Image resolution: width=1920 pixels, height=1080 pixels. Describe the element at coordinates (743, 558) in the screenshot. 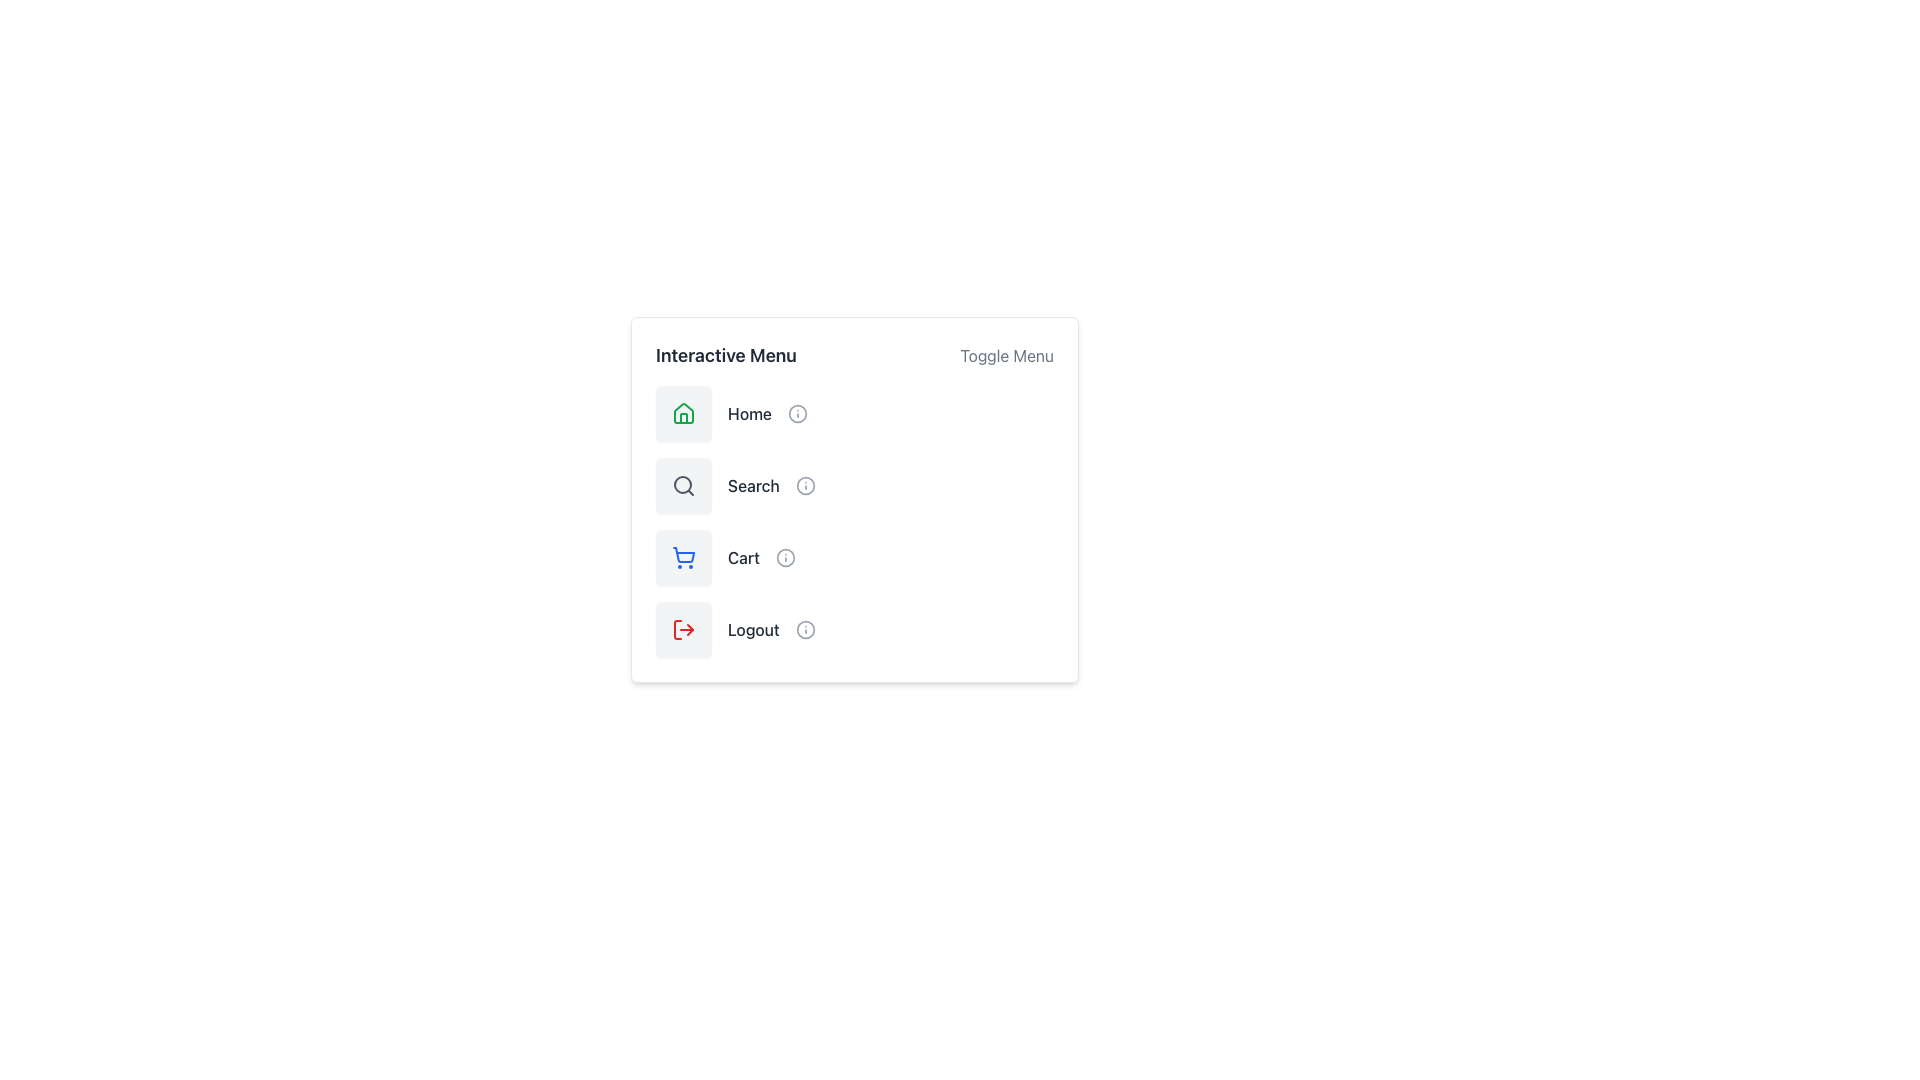

I see `the Text Label indicating the purpose of the shopping cart menu item, located below the 'Search' option and above the 'Logout' option in the 'Interactive Menu'` at that location.